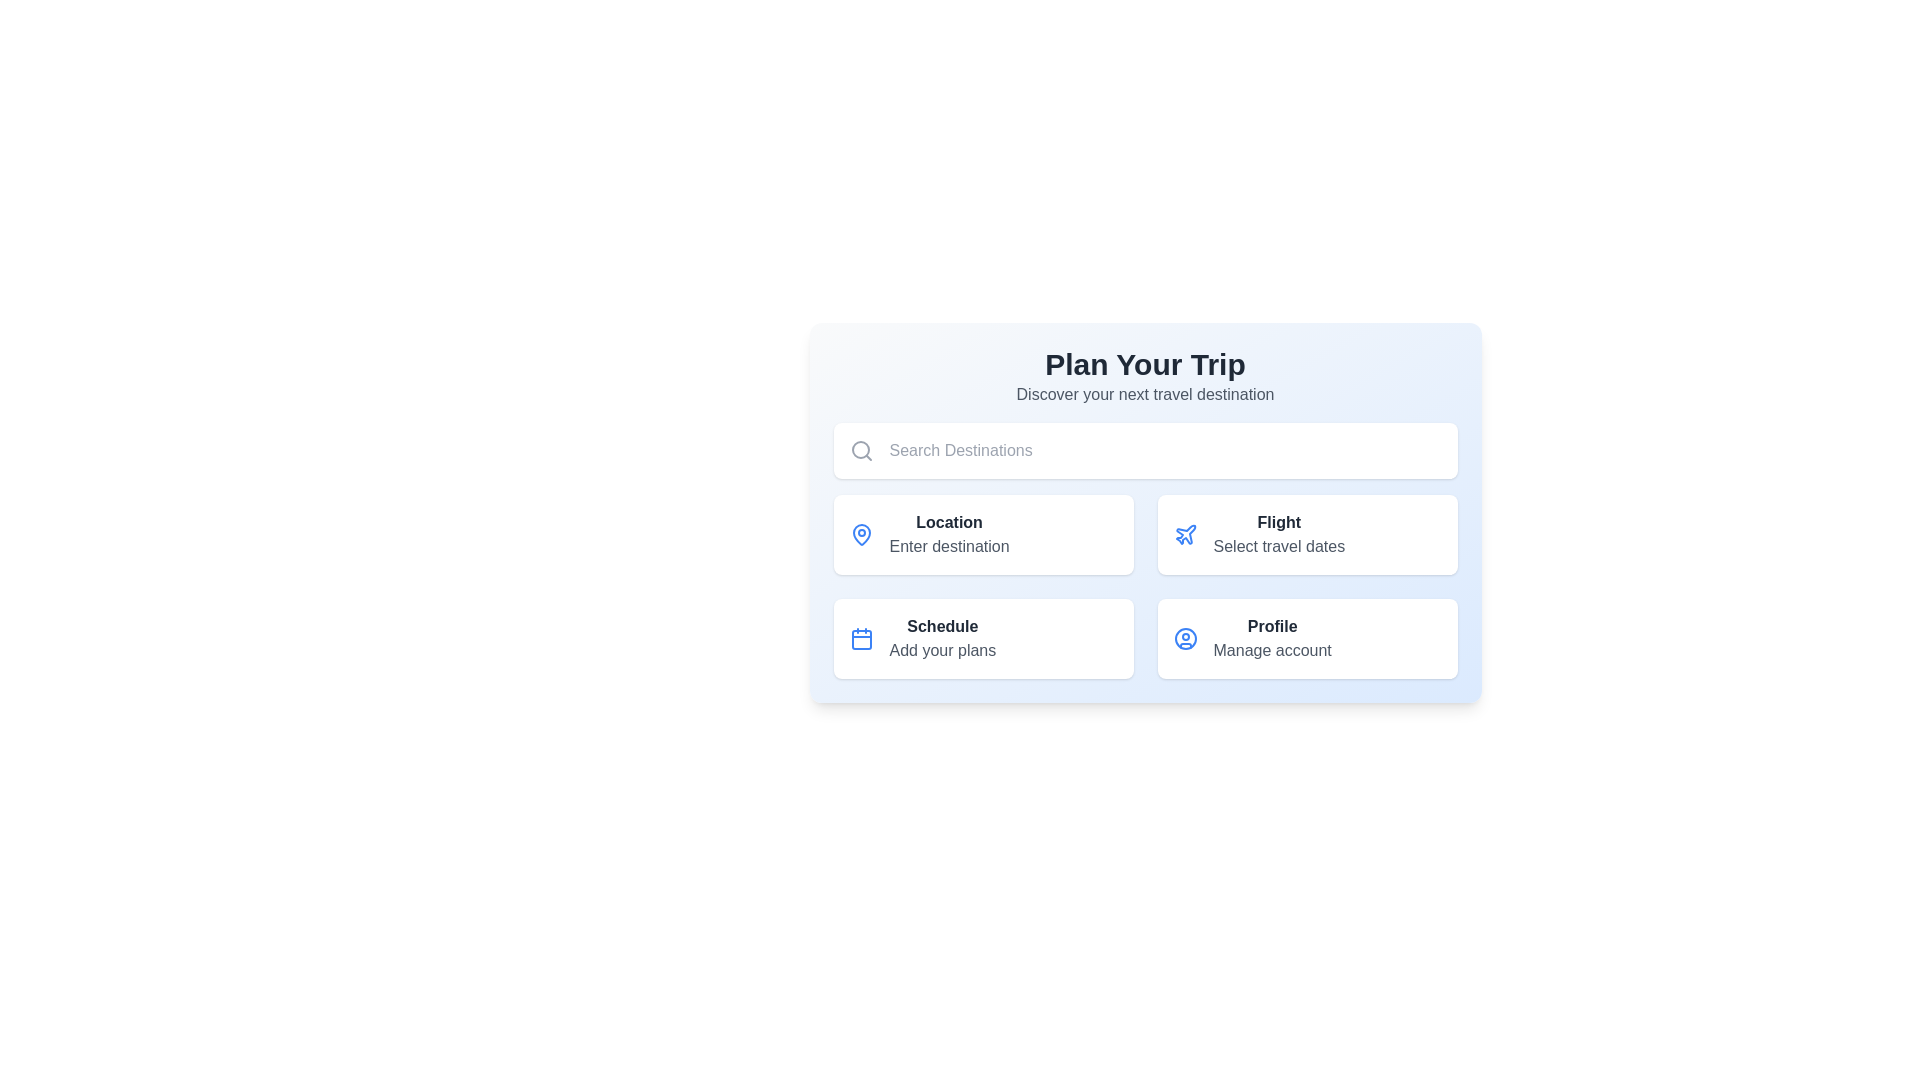 The image size is (1920, 1080). I want to click on the 'Flight' text label, which displays the title 'Flight' in bold, dark gray text and the description 'Select travel dates' in lighter gray text, to proceed to the detailed flight selection page, so click(1278, 534).